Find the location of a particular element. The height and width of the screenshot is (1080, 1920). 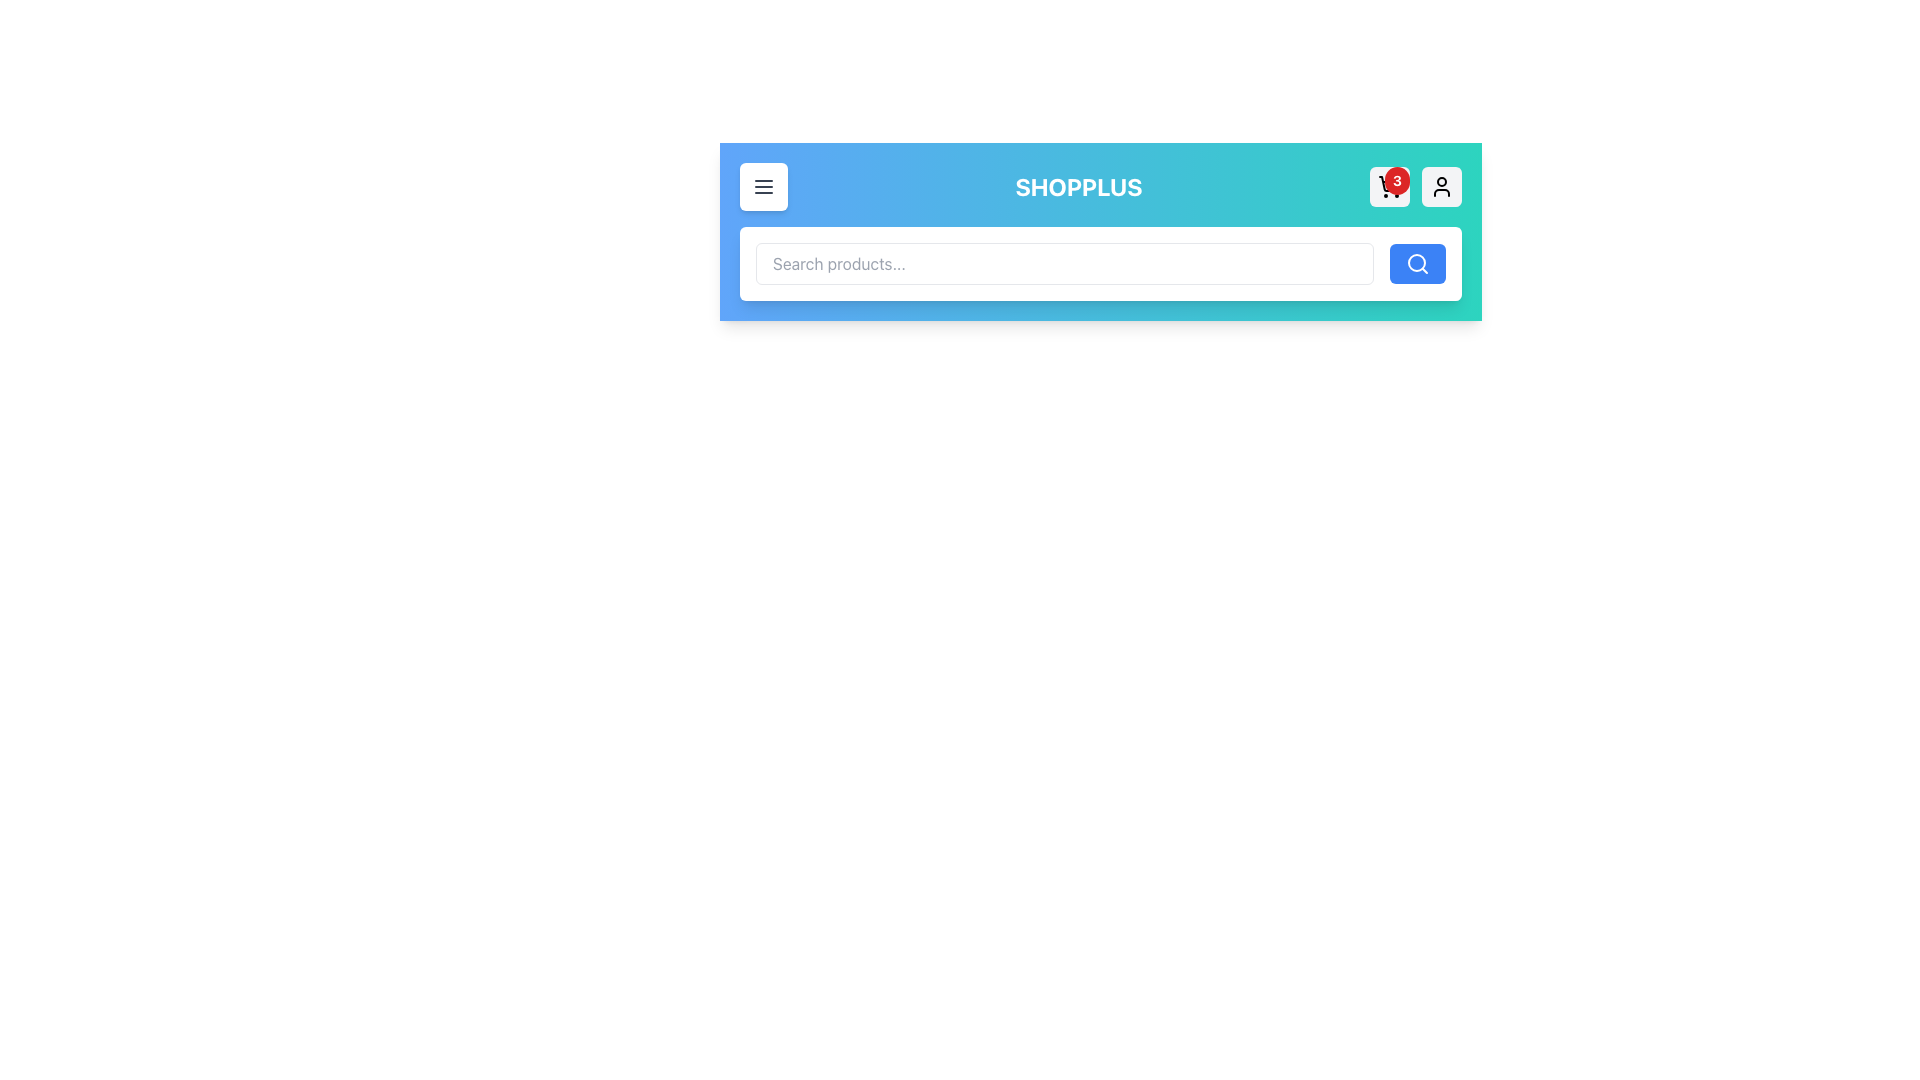

the blue button with rounded corners containing a magnifying glass icon, located to the right of the 'Search products...' text input field is located at coordinates (1416, 262).